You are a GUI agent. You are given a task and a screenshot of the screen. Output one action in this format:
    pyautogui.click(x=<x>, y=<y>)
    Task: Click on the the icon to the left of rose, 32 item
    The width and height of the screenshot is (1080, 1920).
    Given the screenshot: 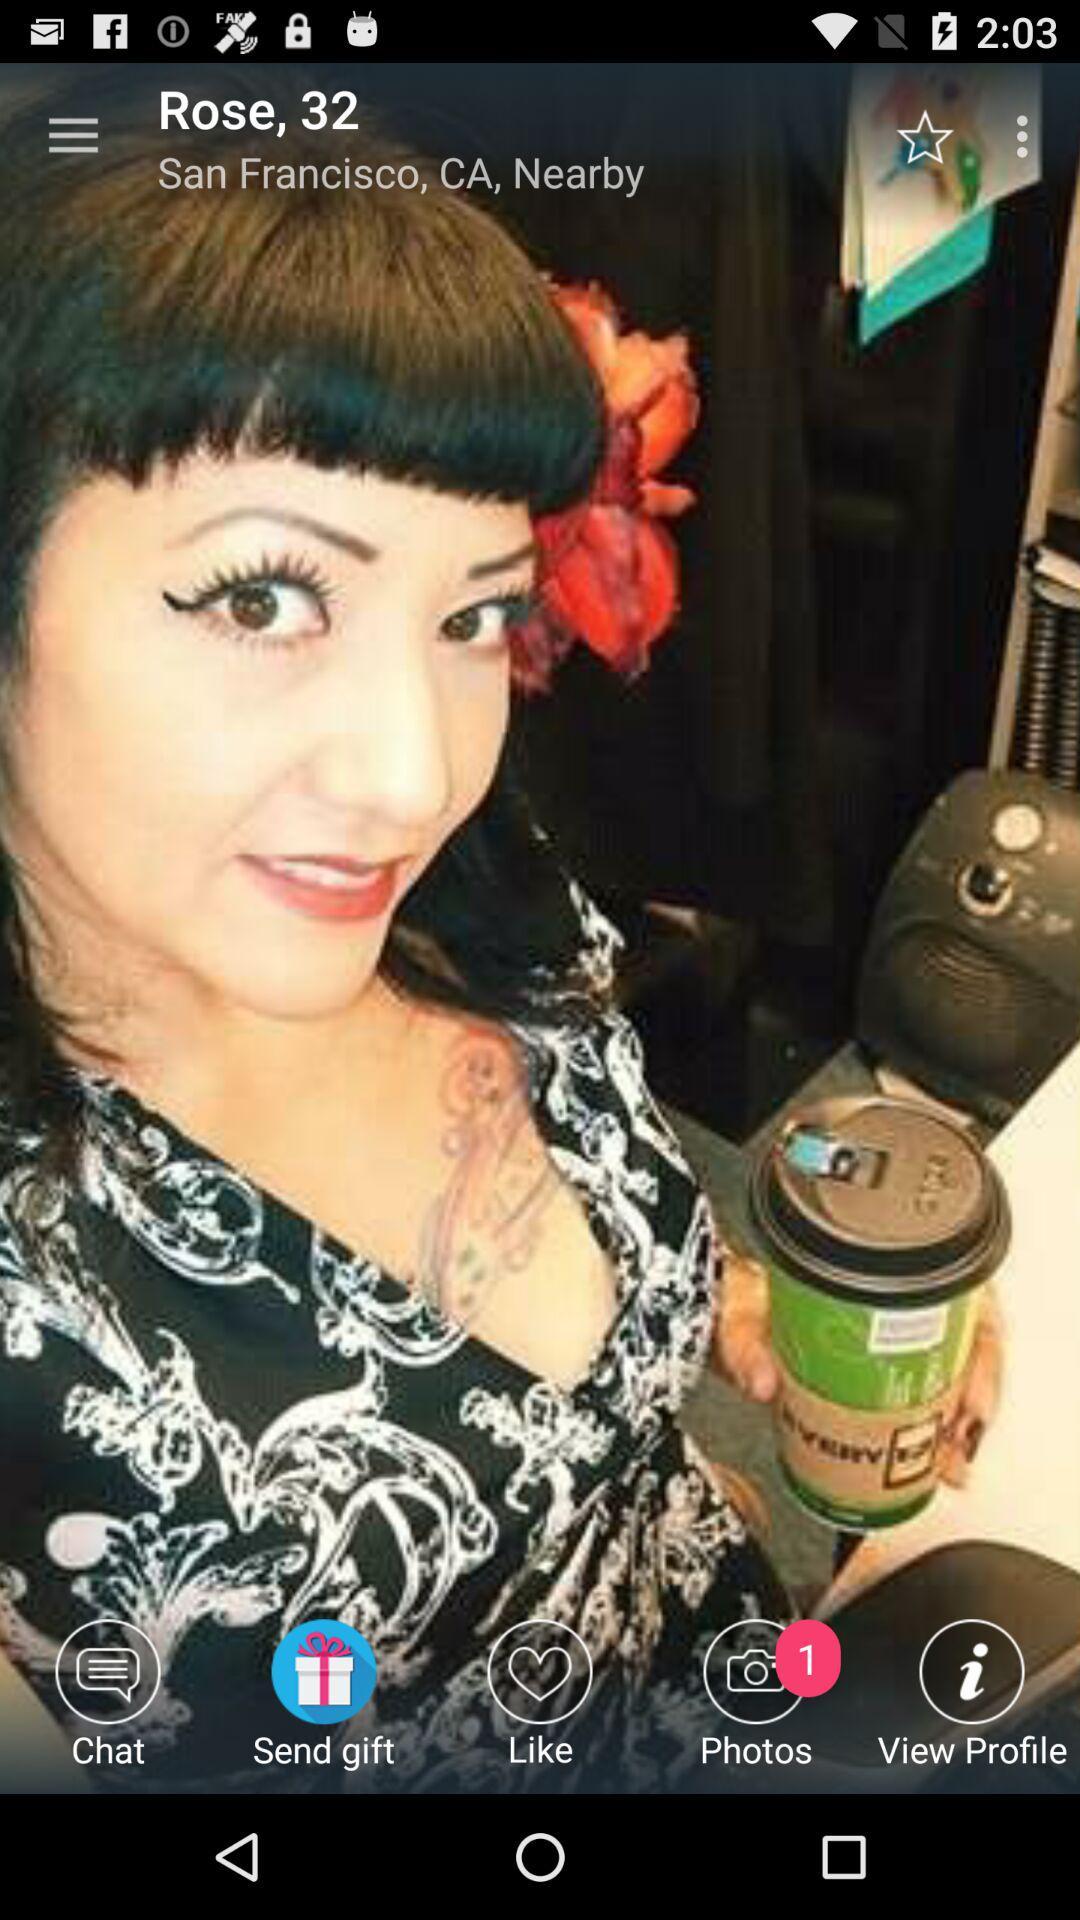 What is the action you would take?
    pyautogui.click(x=72, y=135)
    